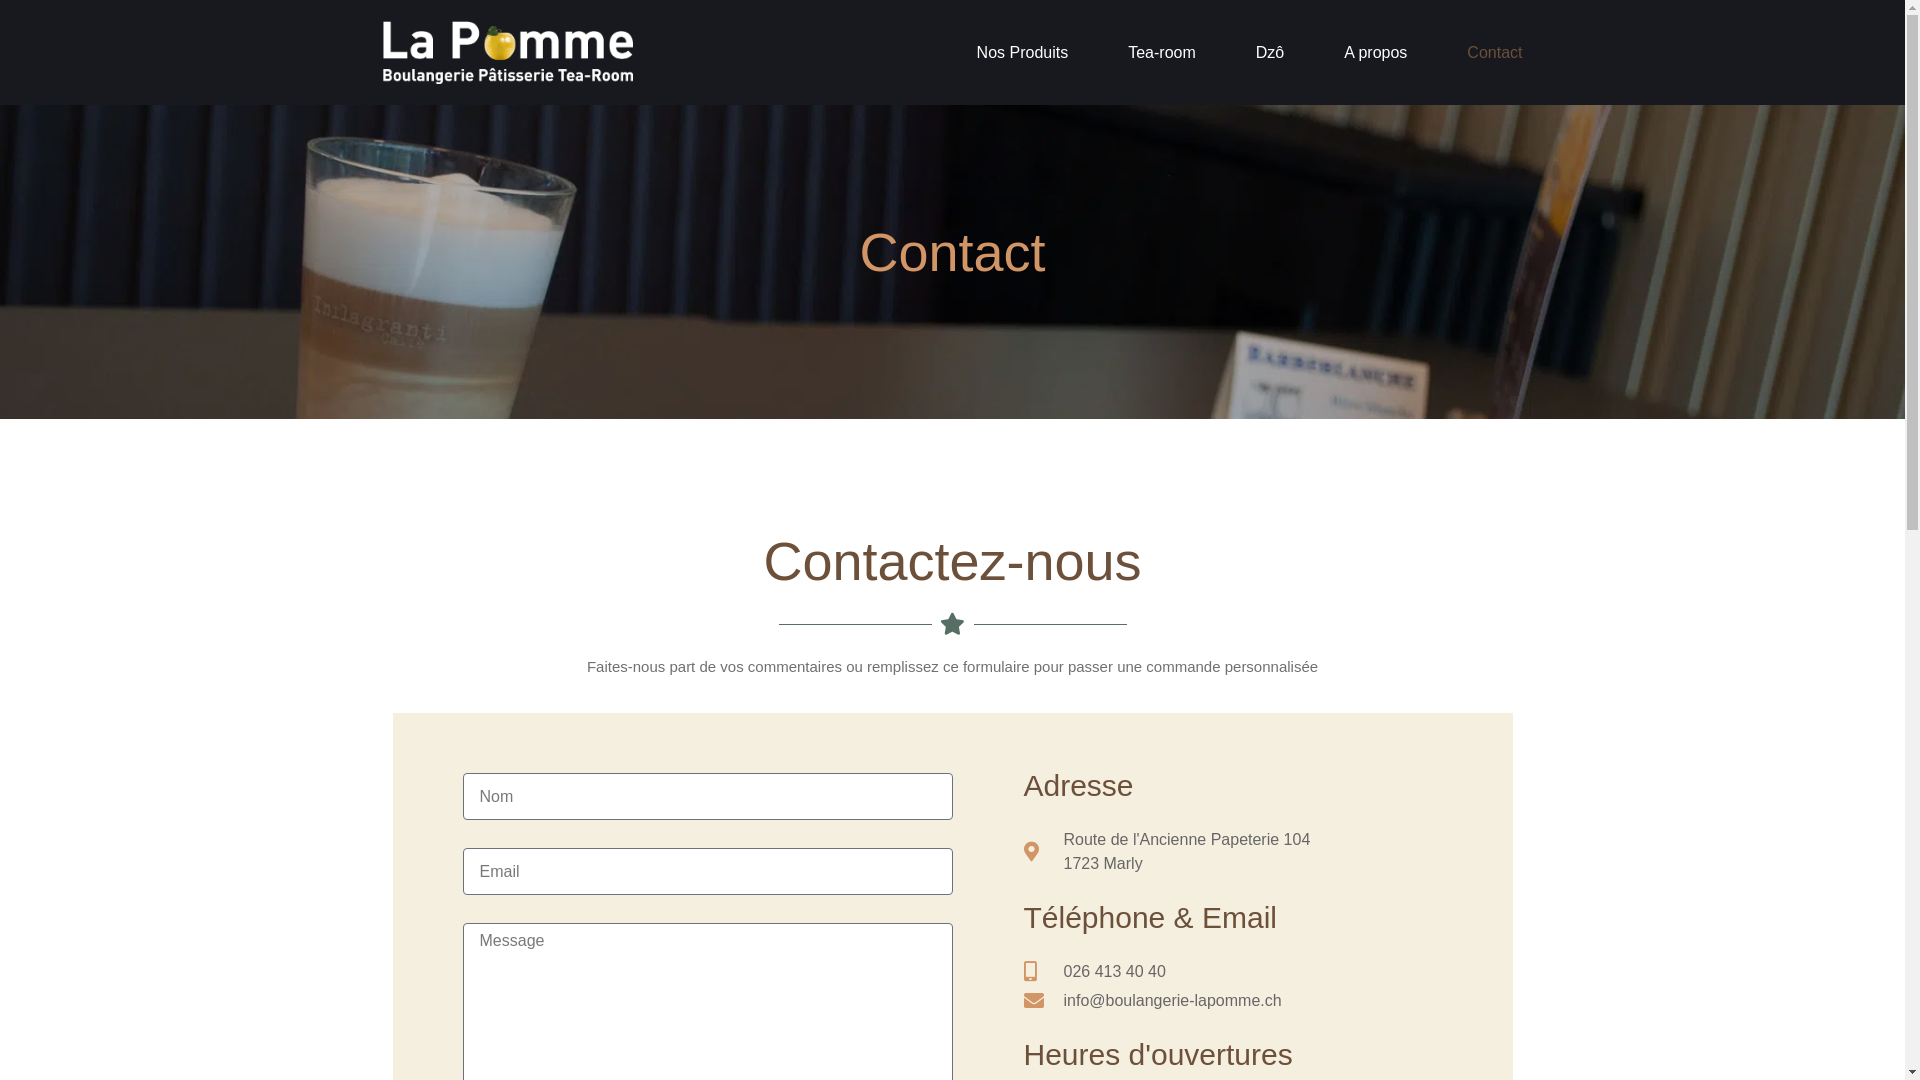  I want to click on 'Nos Produits', so click(977, 51).